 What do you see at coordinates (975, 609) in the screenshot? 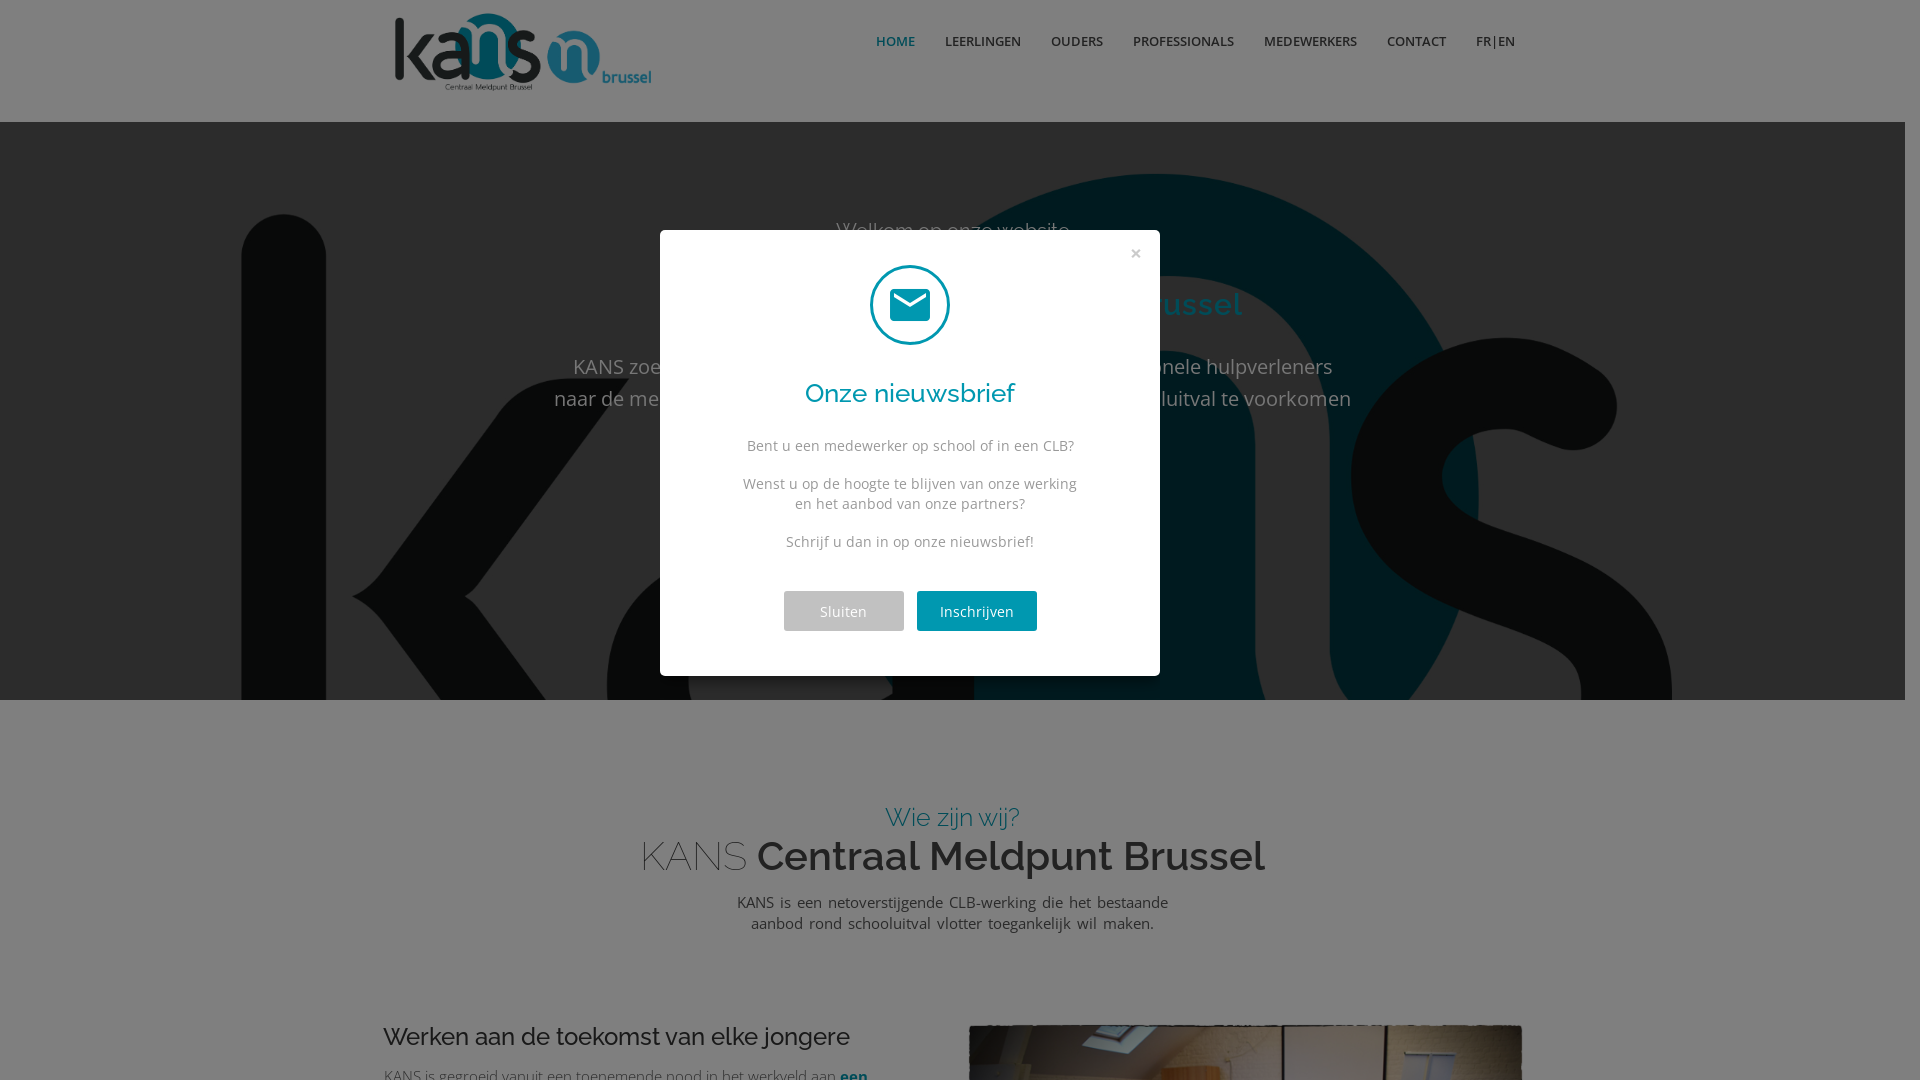
I see `'Inschrijven'` at bounding box center [975, 609].